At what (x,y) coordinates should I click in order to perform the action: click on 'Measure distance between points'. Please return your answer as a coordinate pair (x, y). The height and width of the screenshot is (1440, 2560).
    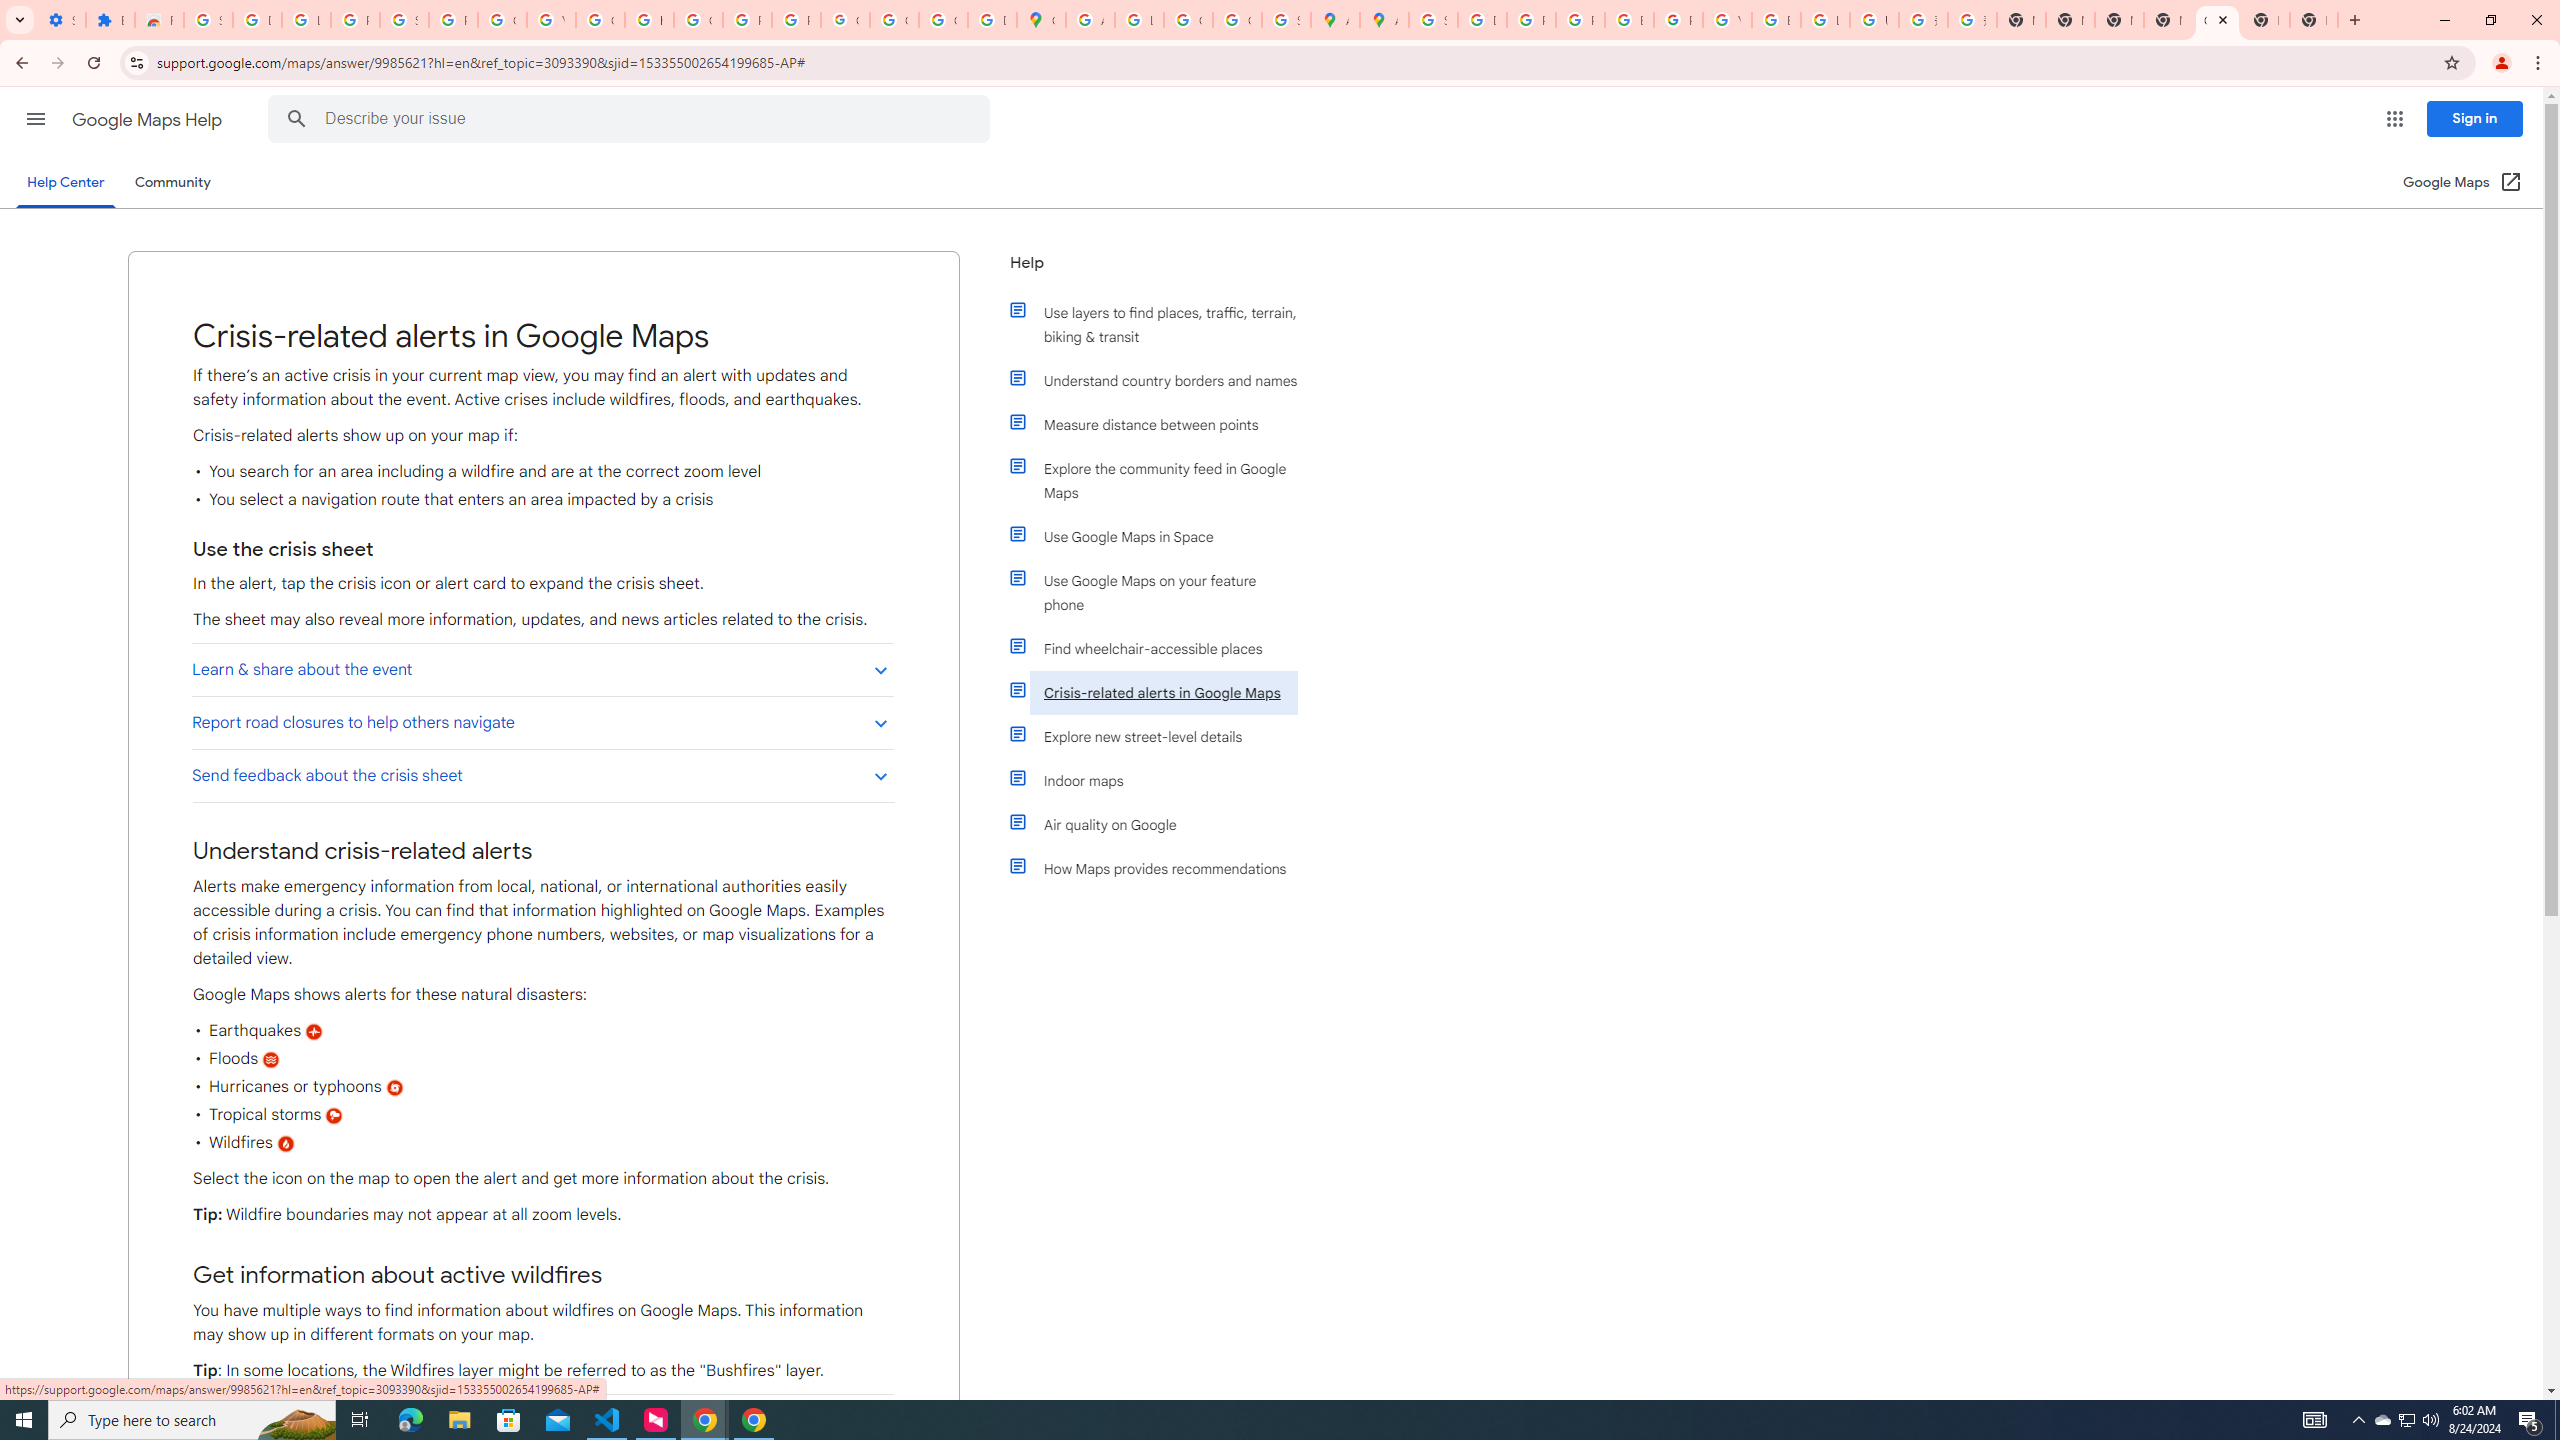
    Looking at the image, I should click on (1162, 424).